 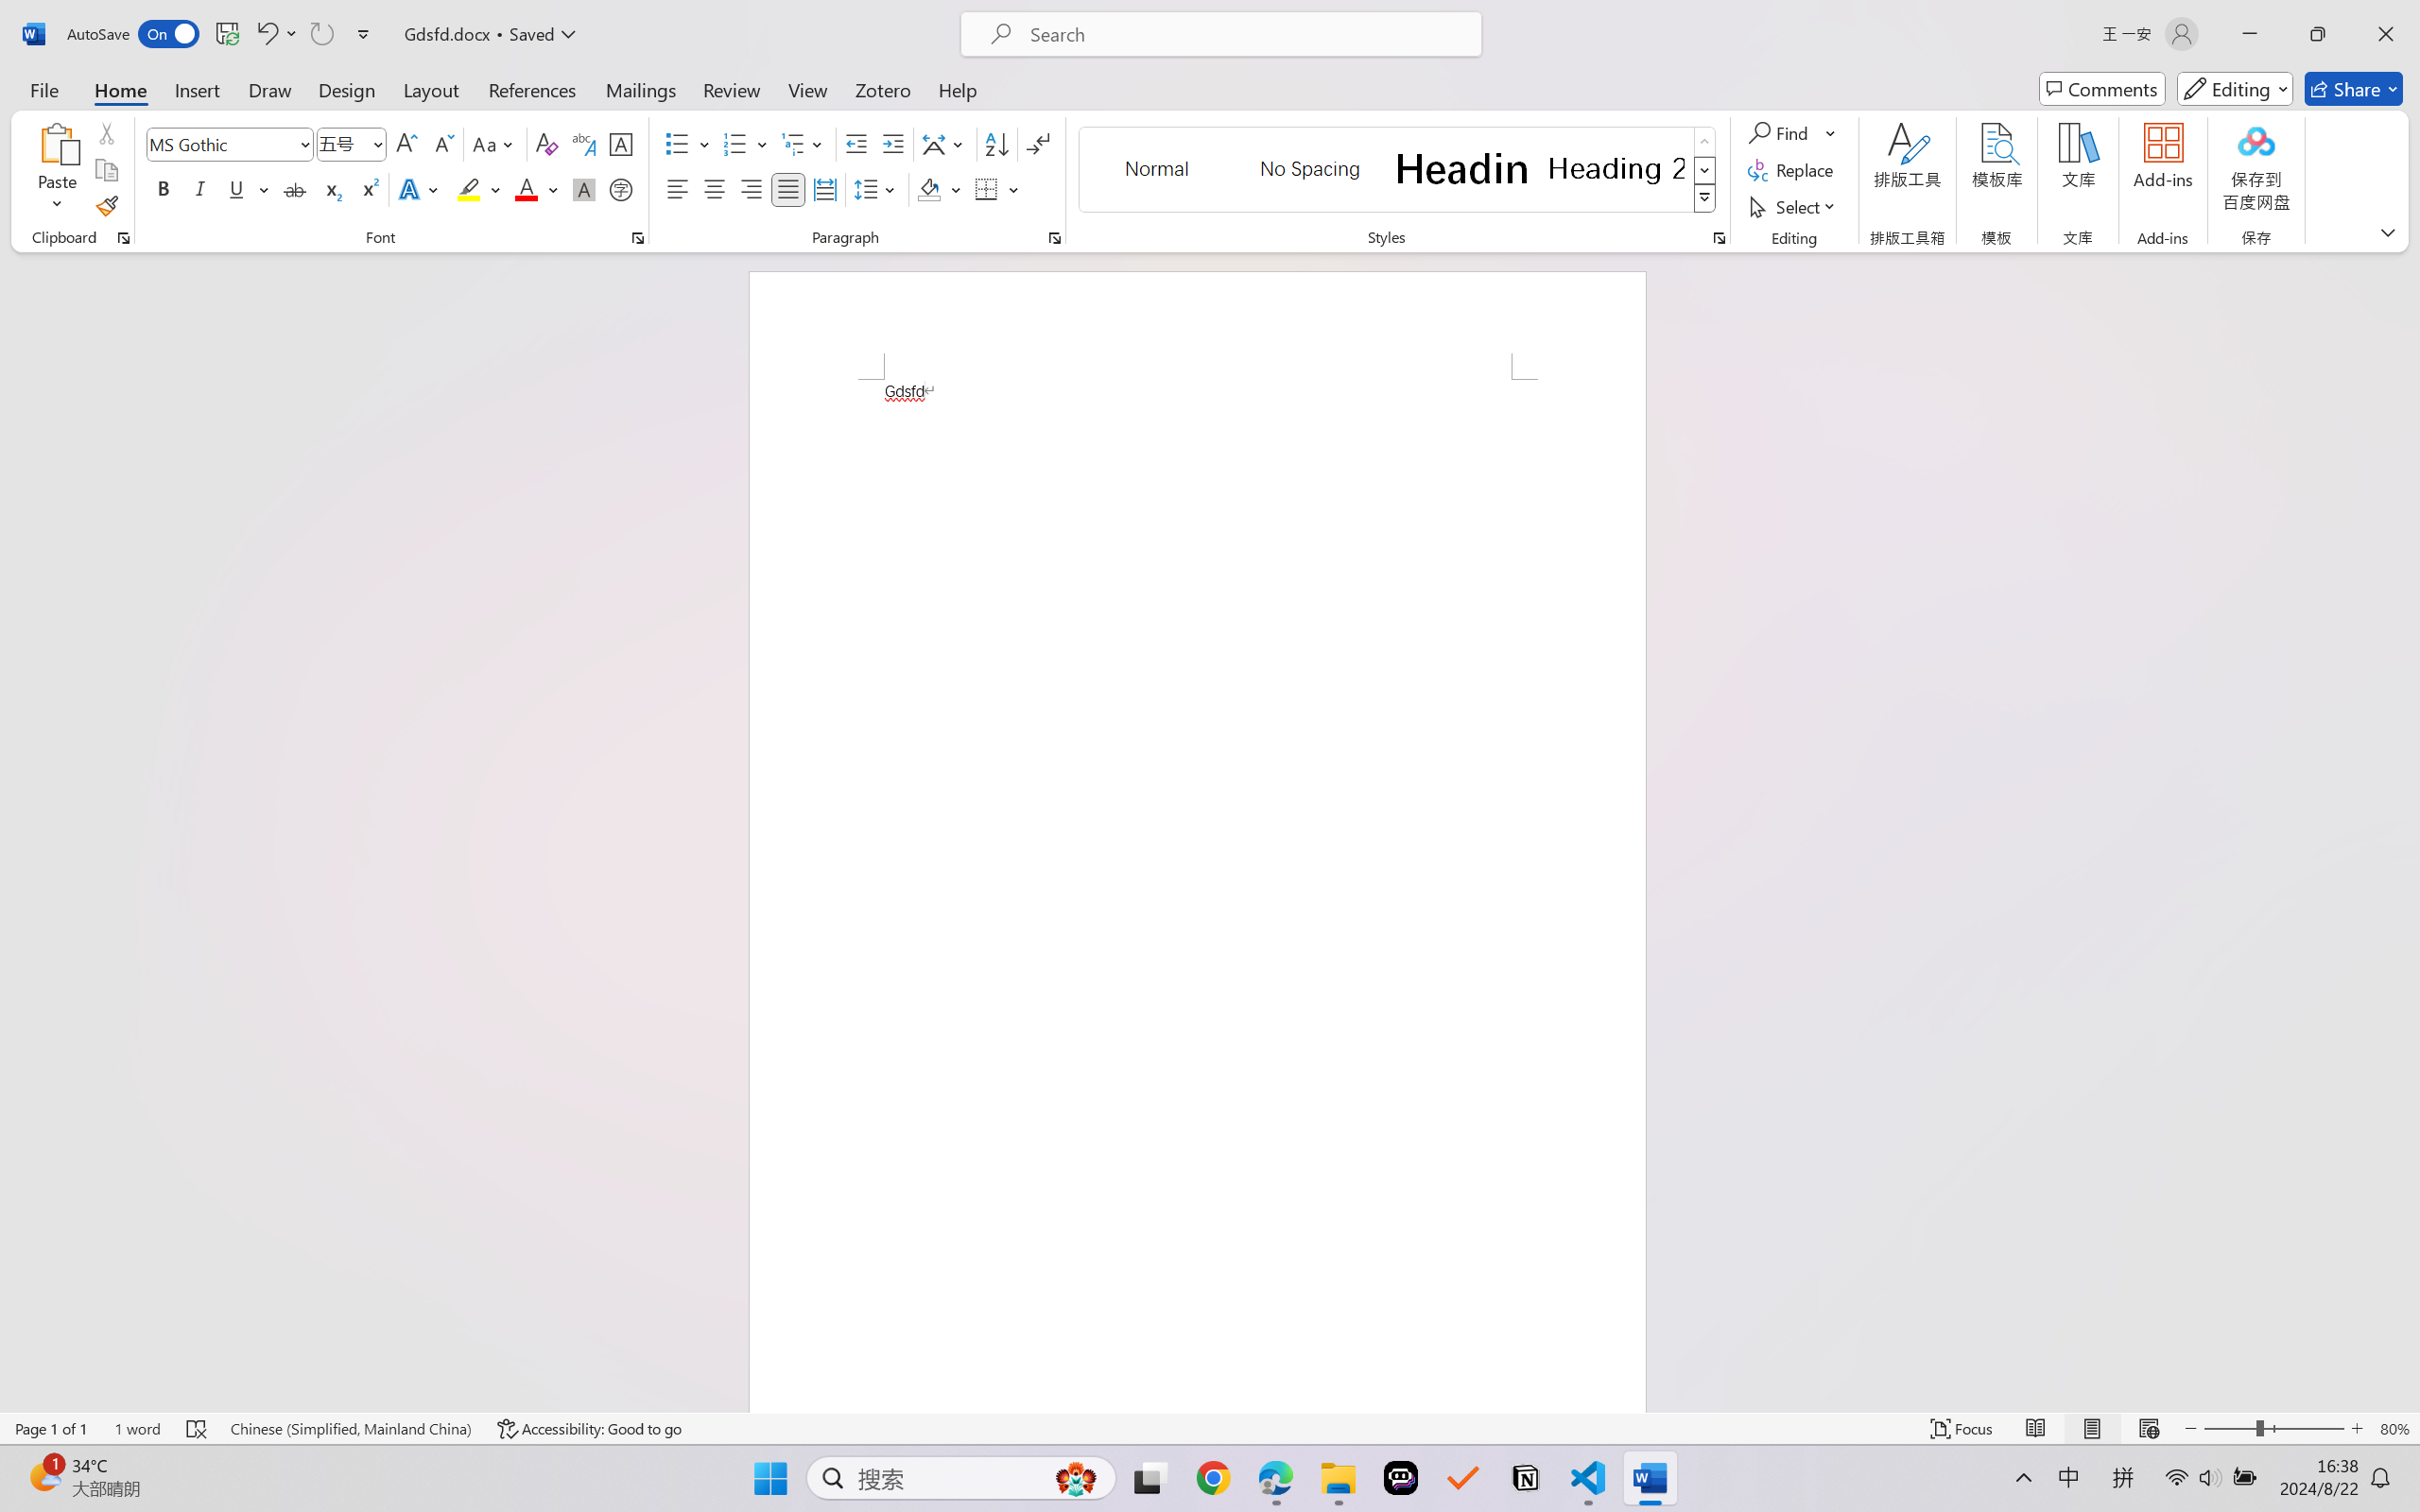 What do you see at coordinates (274, 33) in the screenshot?
I see `'Undo Font Formatting'` at bounding box center [274, 33].